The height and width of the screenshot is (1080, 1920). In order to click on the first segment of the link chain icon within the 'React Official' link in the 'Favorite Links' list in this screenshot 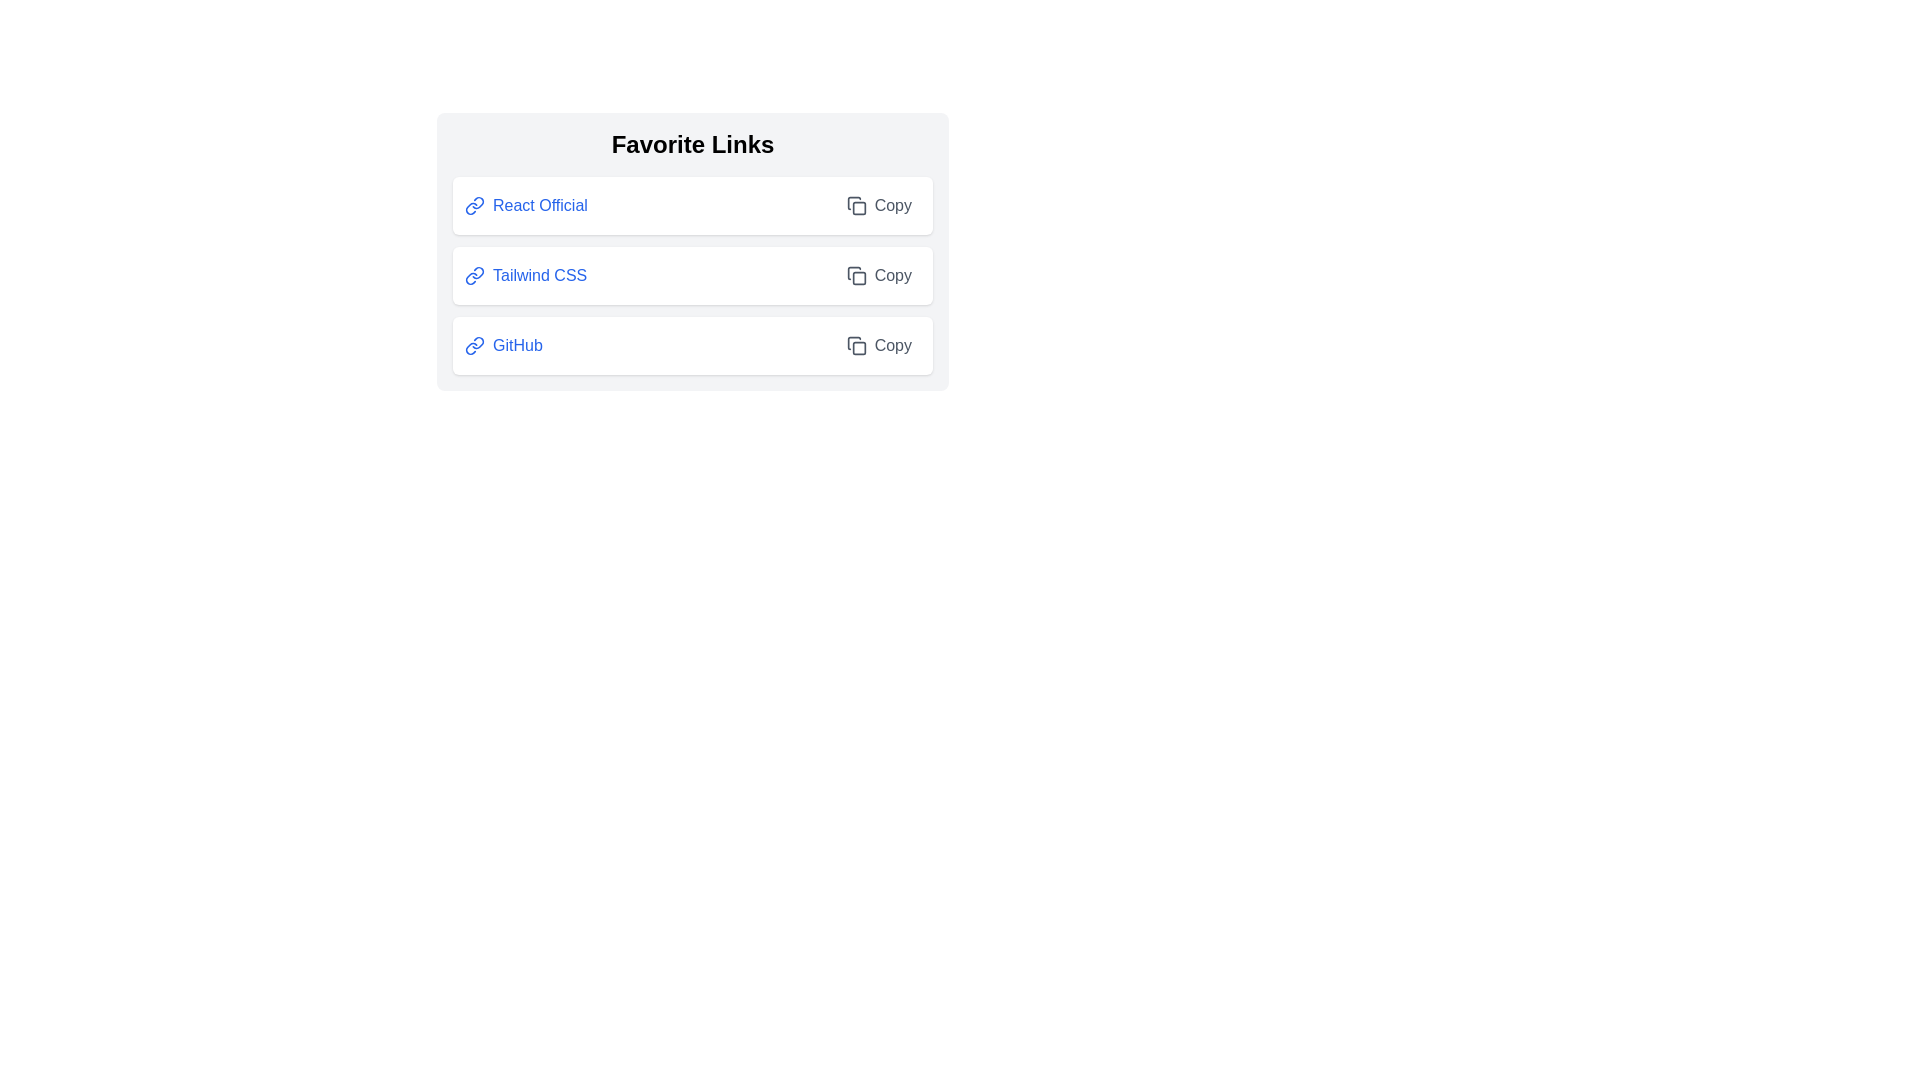, I will do `click(477, 203)`.